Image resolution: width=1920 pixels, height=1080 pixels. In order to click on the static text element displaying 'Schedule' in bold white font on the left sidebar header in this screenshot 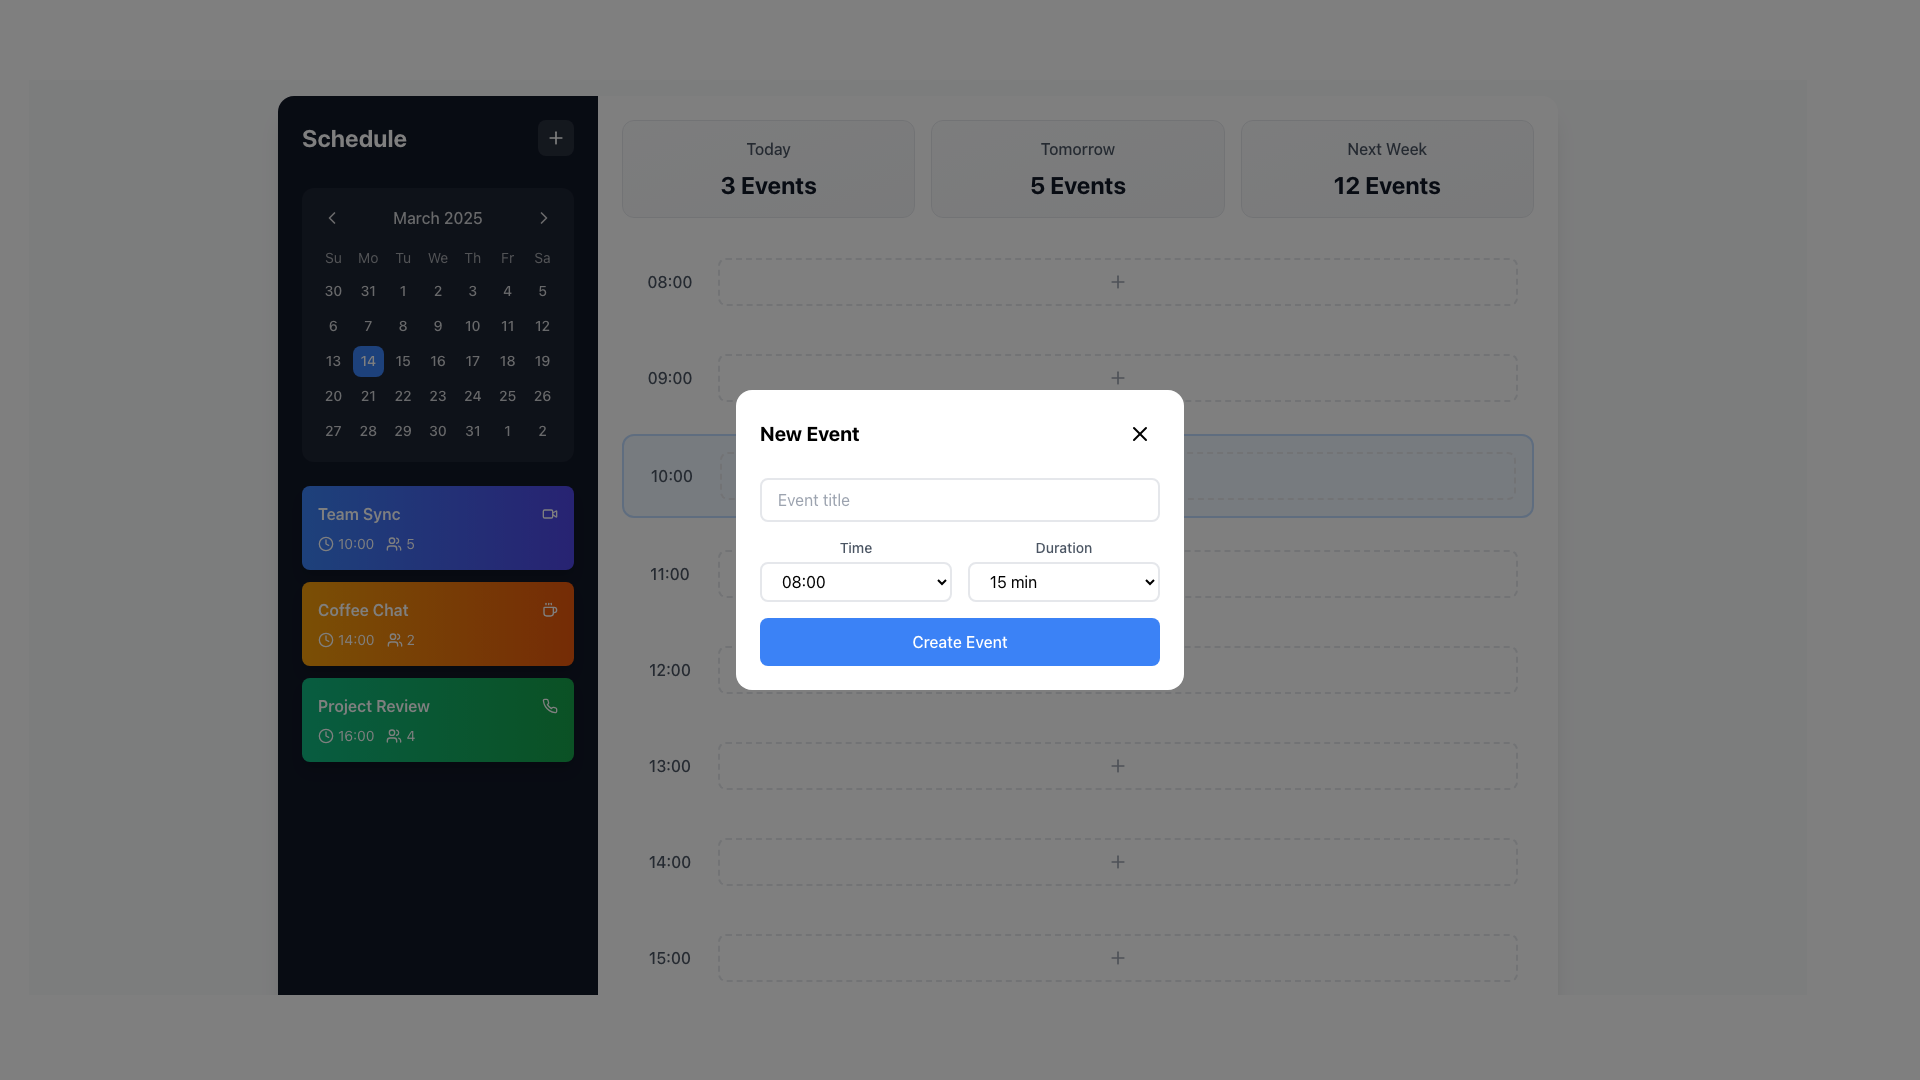, I will do `click(354, 137)`.